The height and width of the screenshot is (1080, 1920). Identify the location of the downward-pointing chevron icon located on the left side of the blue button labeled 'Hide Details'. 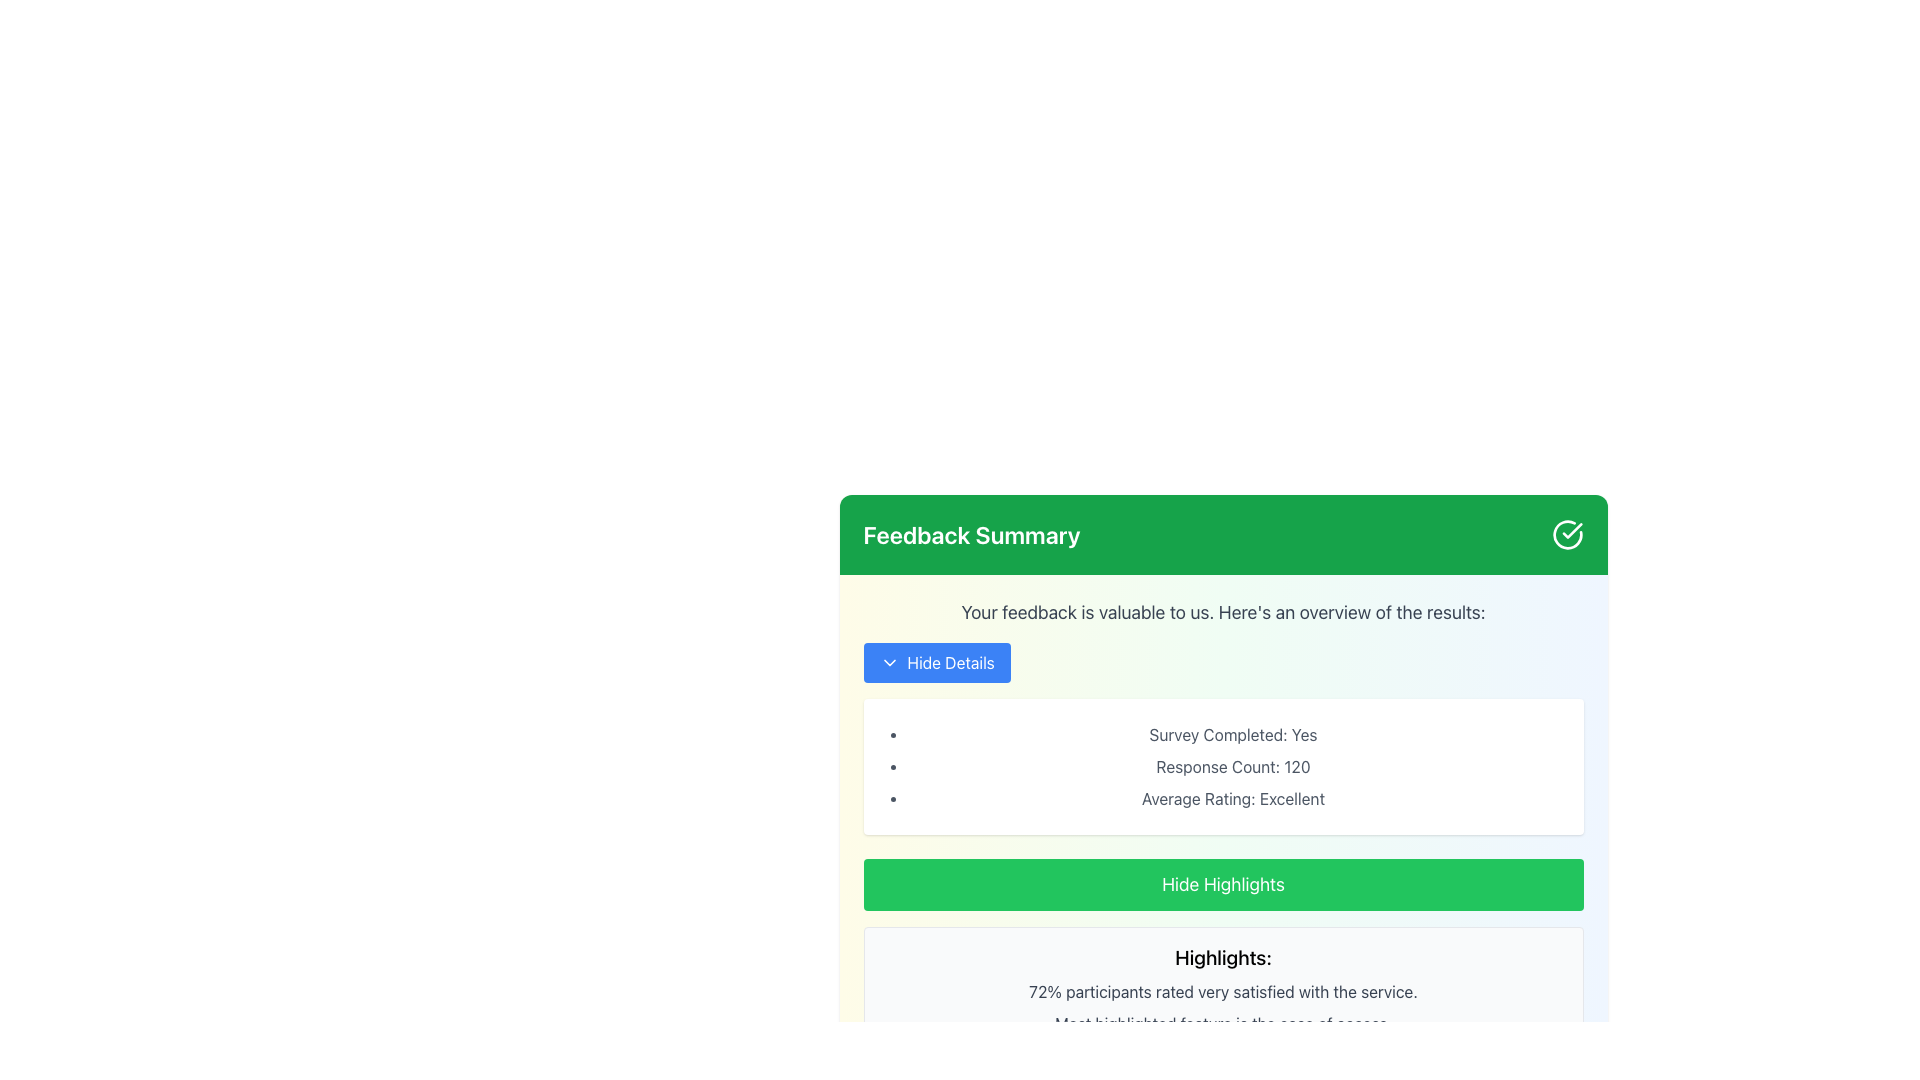
(888, 663).